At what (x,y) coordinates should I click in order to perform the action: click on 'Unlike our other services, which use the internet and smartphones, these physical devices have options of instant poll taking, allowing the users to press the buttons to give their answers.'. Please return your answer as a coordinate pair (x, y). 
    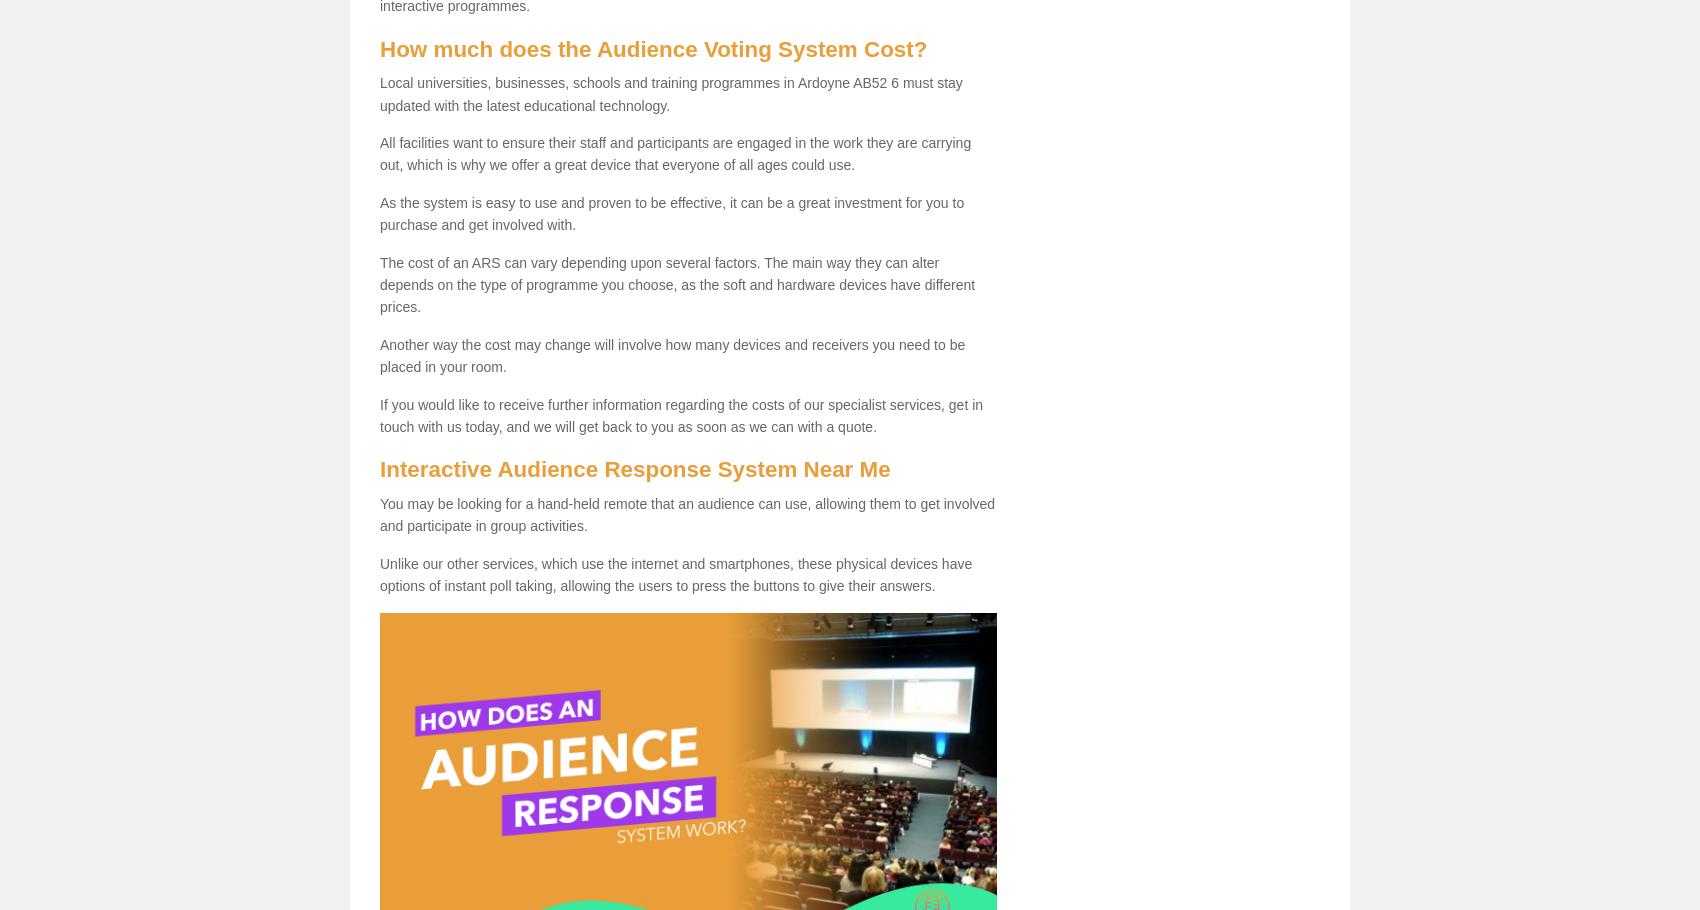
    Looking at the image, I should click on (675, 574).